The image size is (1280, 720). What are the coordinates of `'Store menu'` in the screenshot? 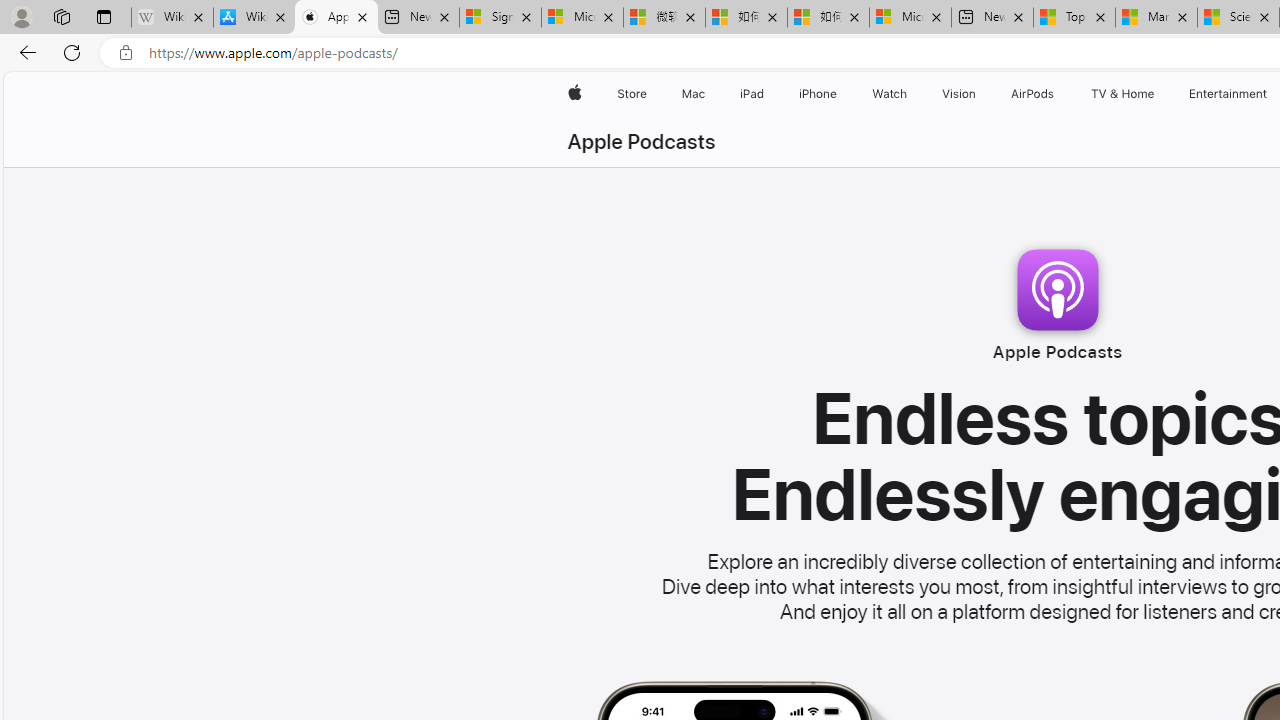 It's located at (650, 93).